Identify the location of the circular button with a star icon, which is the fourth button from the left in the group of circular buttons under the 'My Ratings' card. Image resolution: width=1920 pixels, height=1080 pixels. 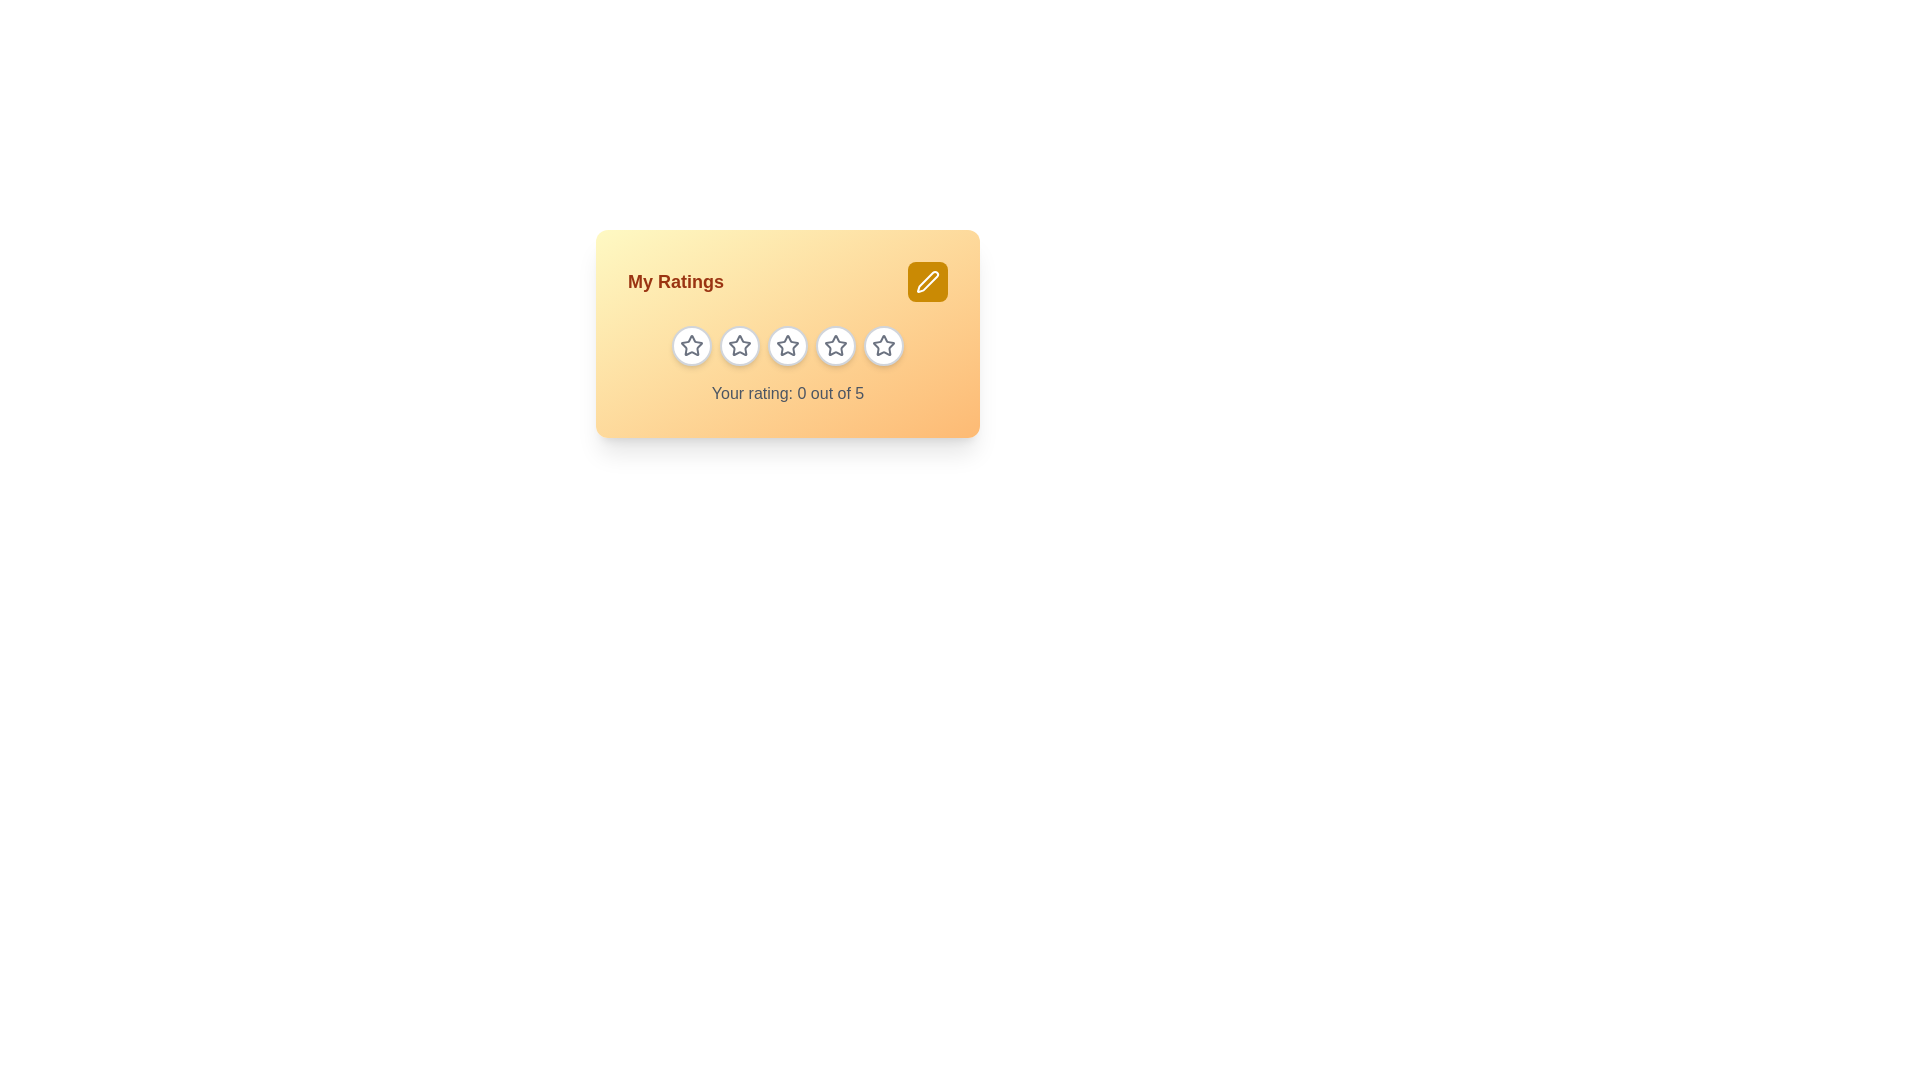
(835, 345).